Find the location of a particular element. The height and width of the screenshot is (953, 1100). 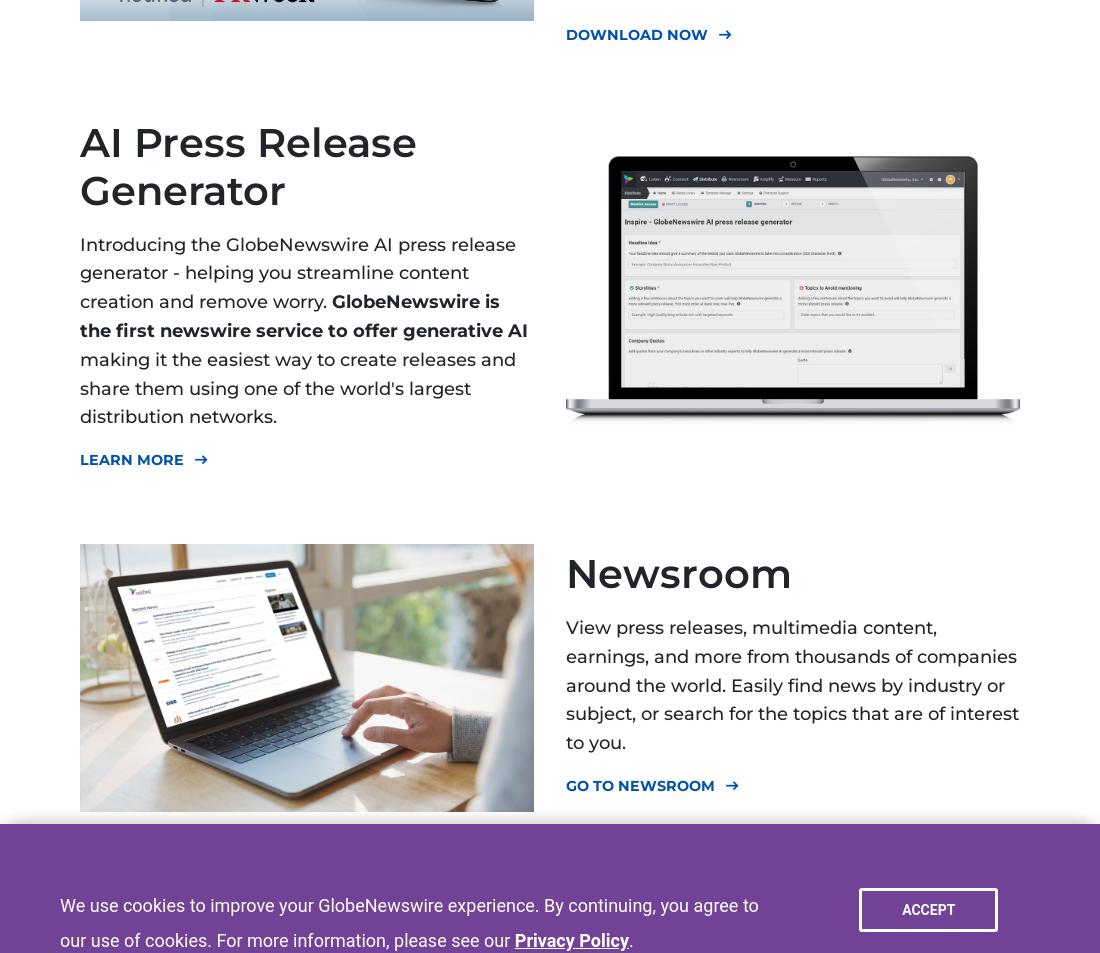

'Download Now' is located at coordinates (637, 33).